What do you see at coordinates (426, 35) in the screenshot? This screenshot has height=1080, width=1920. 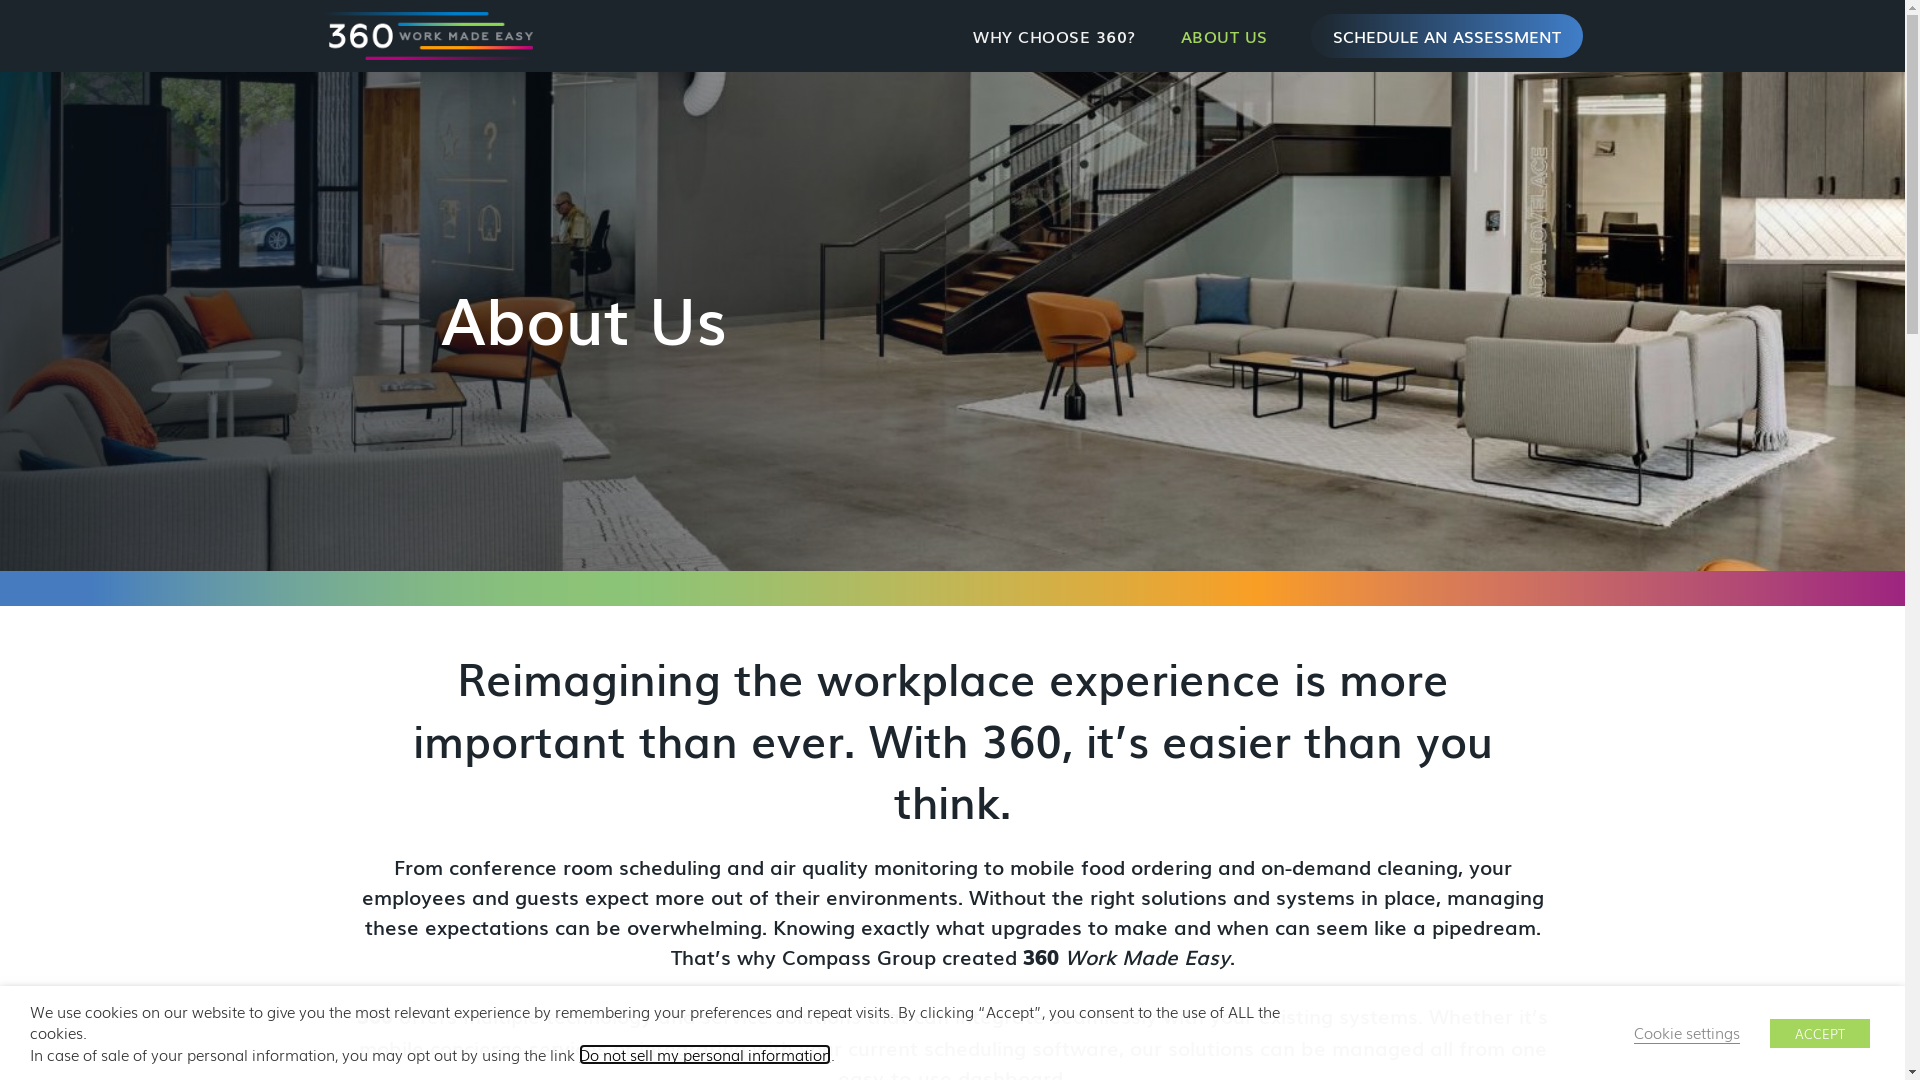 I see `'Compass360_Logo_Dark'` at bounding box center [426, 35].